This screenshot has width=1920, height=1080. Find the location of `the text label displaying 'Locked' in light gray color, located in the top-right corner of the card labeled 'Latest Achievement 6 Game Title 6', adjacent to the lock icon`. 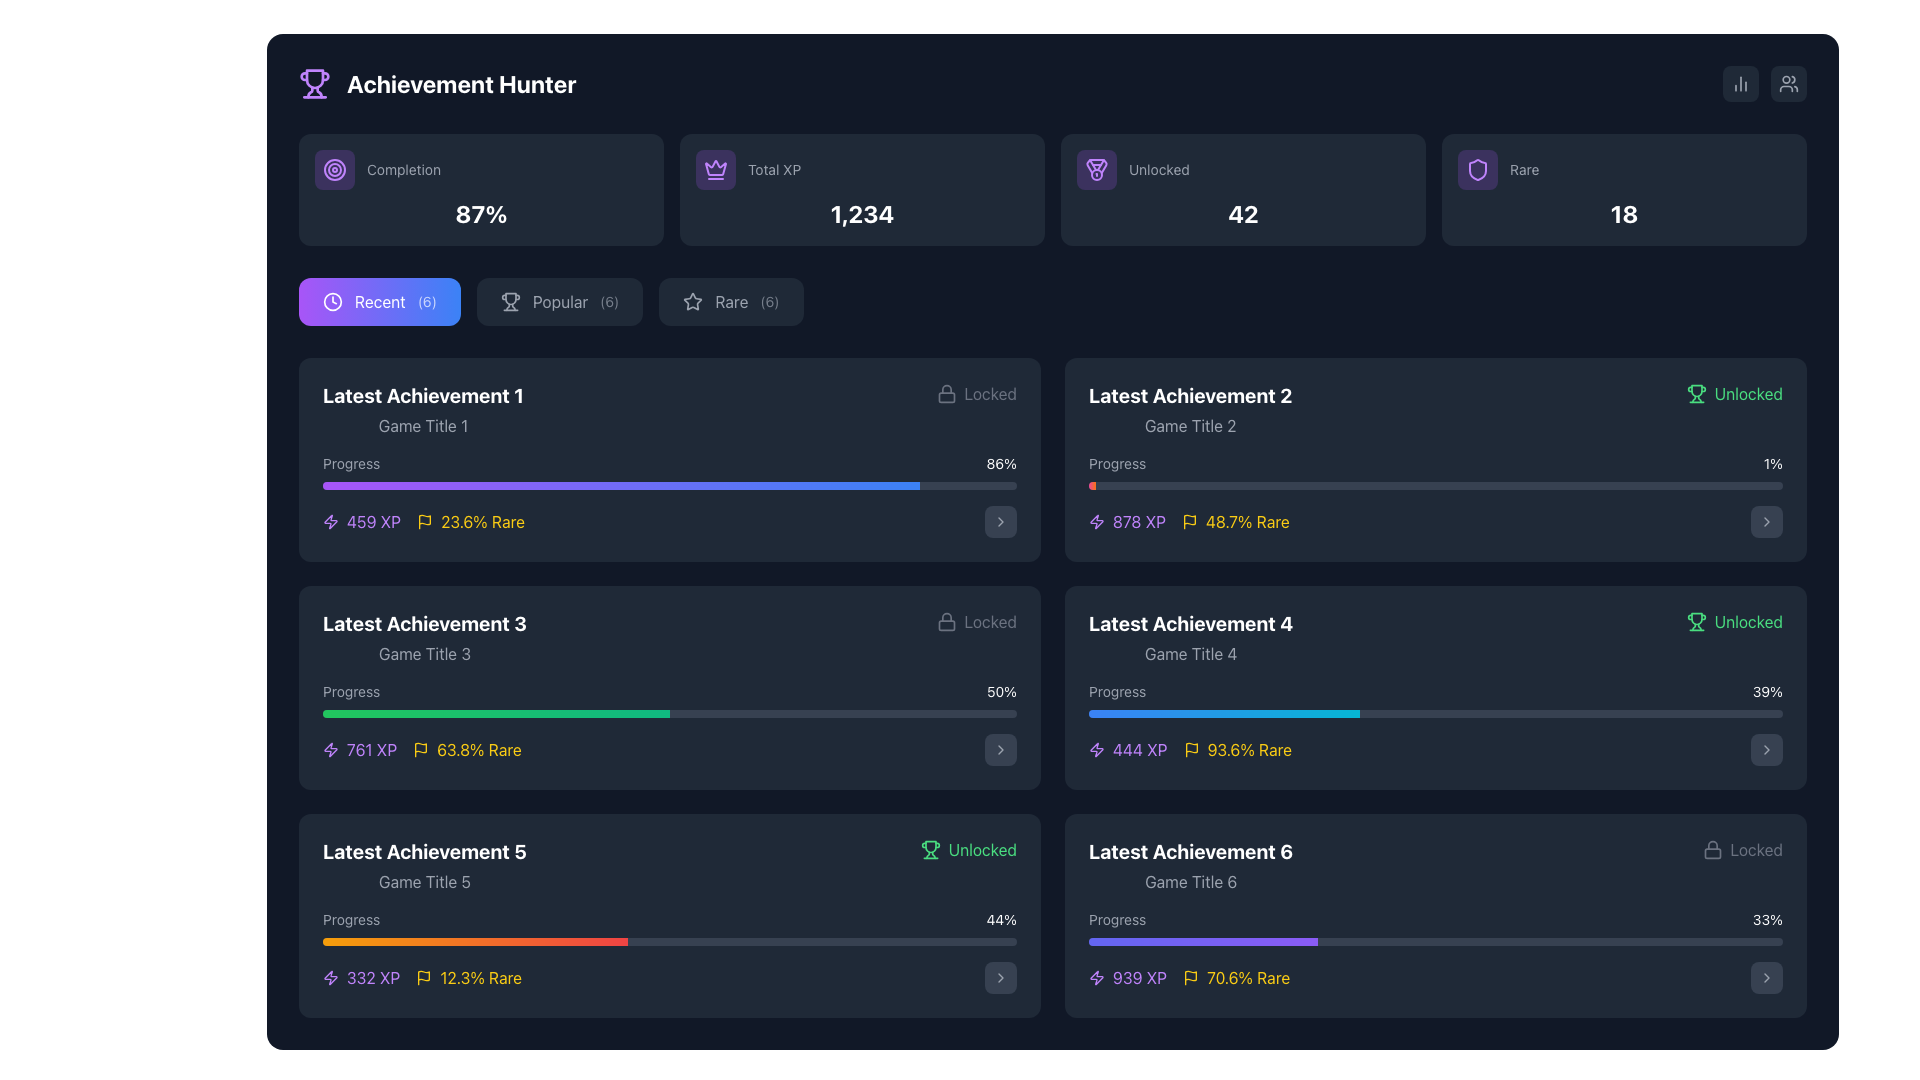

the text label displaying 'Locked' in light gray color, located in the top-right corner of the card labeled 'Latest Achievement 6 Game Title 6', adjacent to the lock icon is located at coordinates (990, 620).